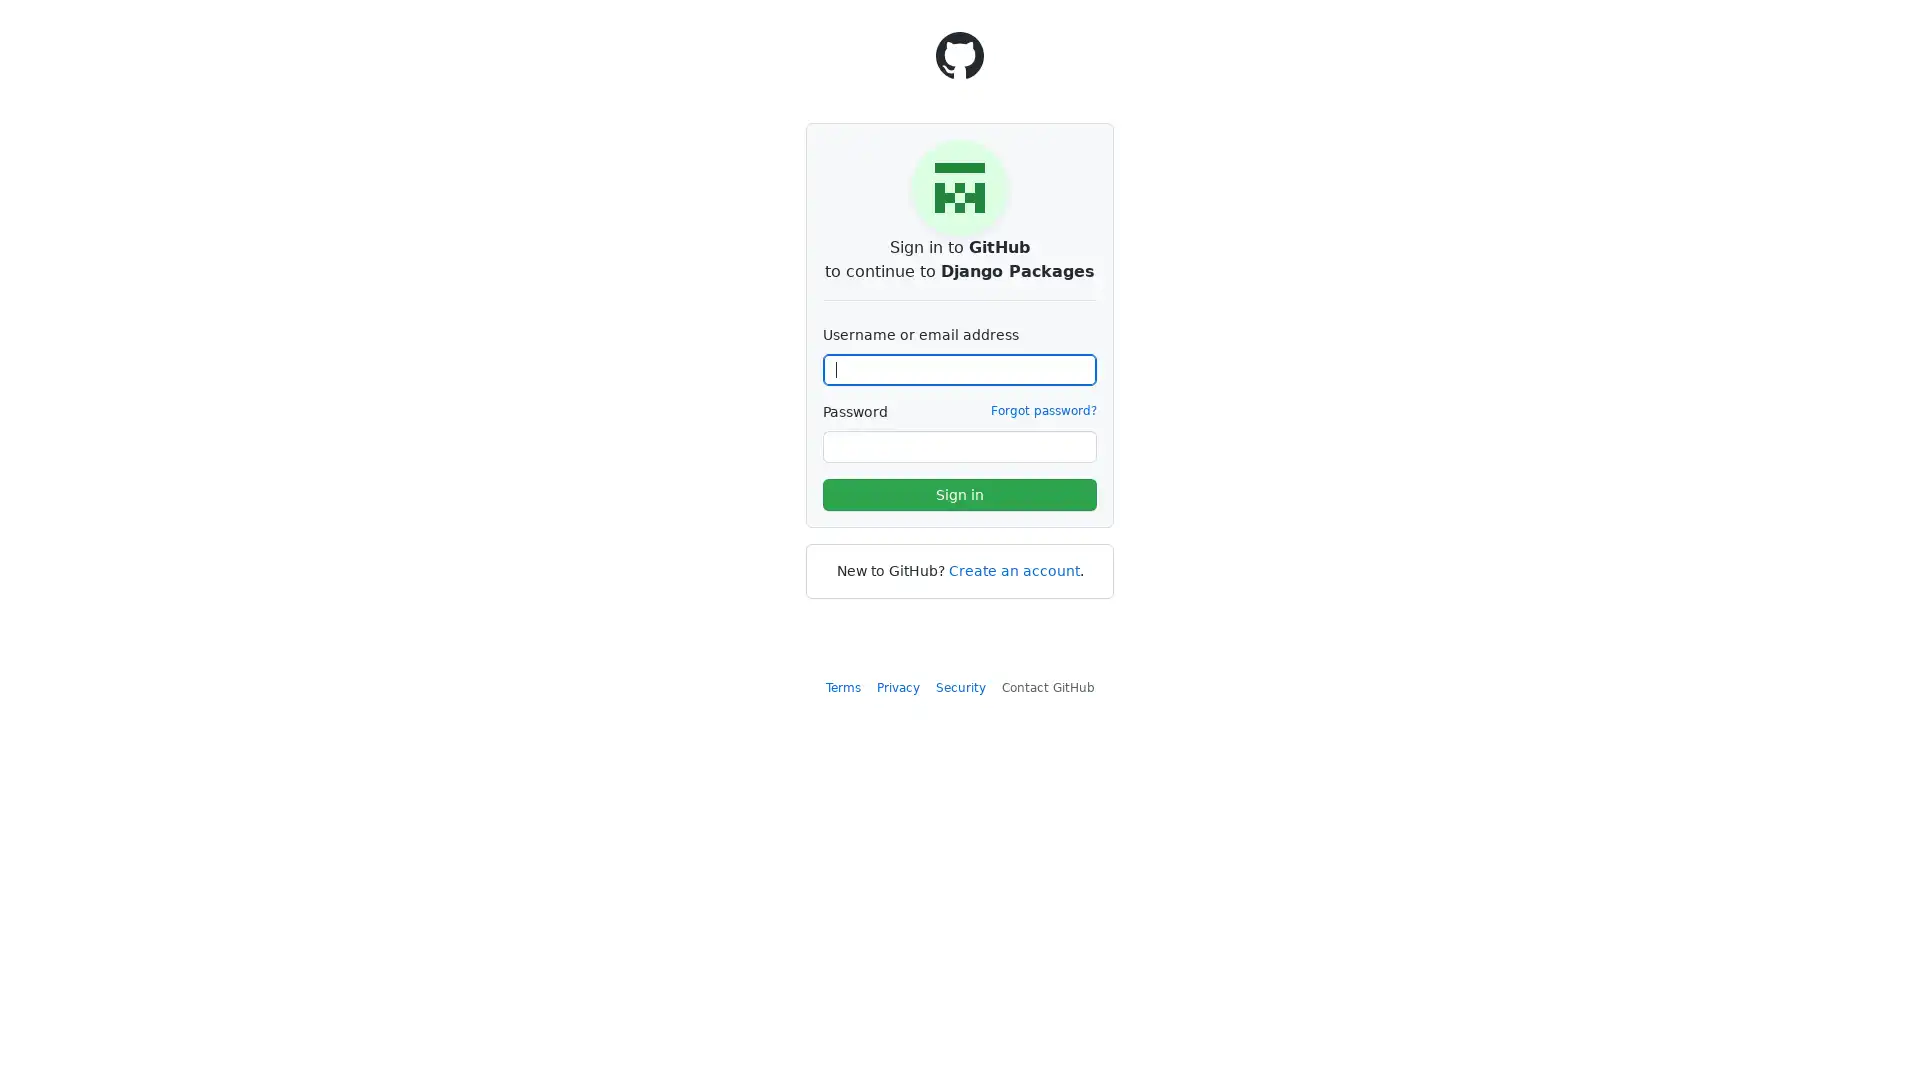 The image size is (1920, 1080). Describe the element at coordinates (960, 494) in the screenshot. I see `Sign in` at that location.